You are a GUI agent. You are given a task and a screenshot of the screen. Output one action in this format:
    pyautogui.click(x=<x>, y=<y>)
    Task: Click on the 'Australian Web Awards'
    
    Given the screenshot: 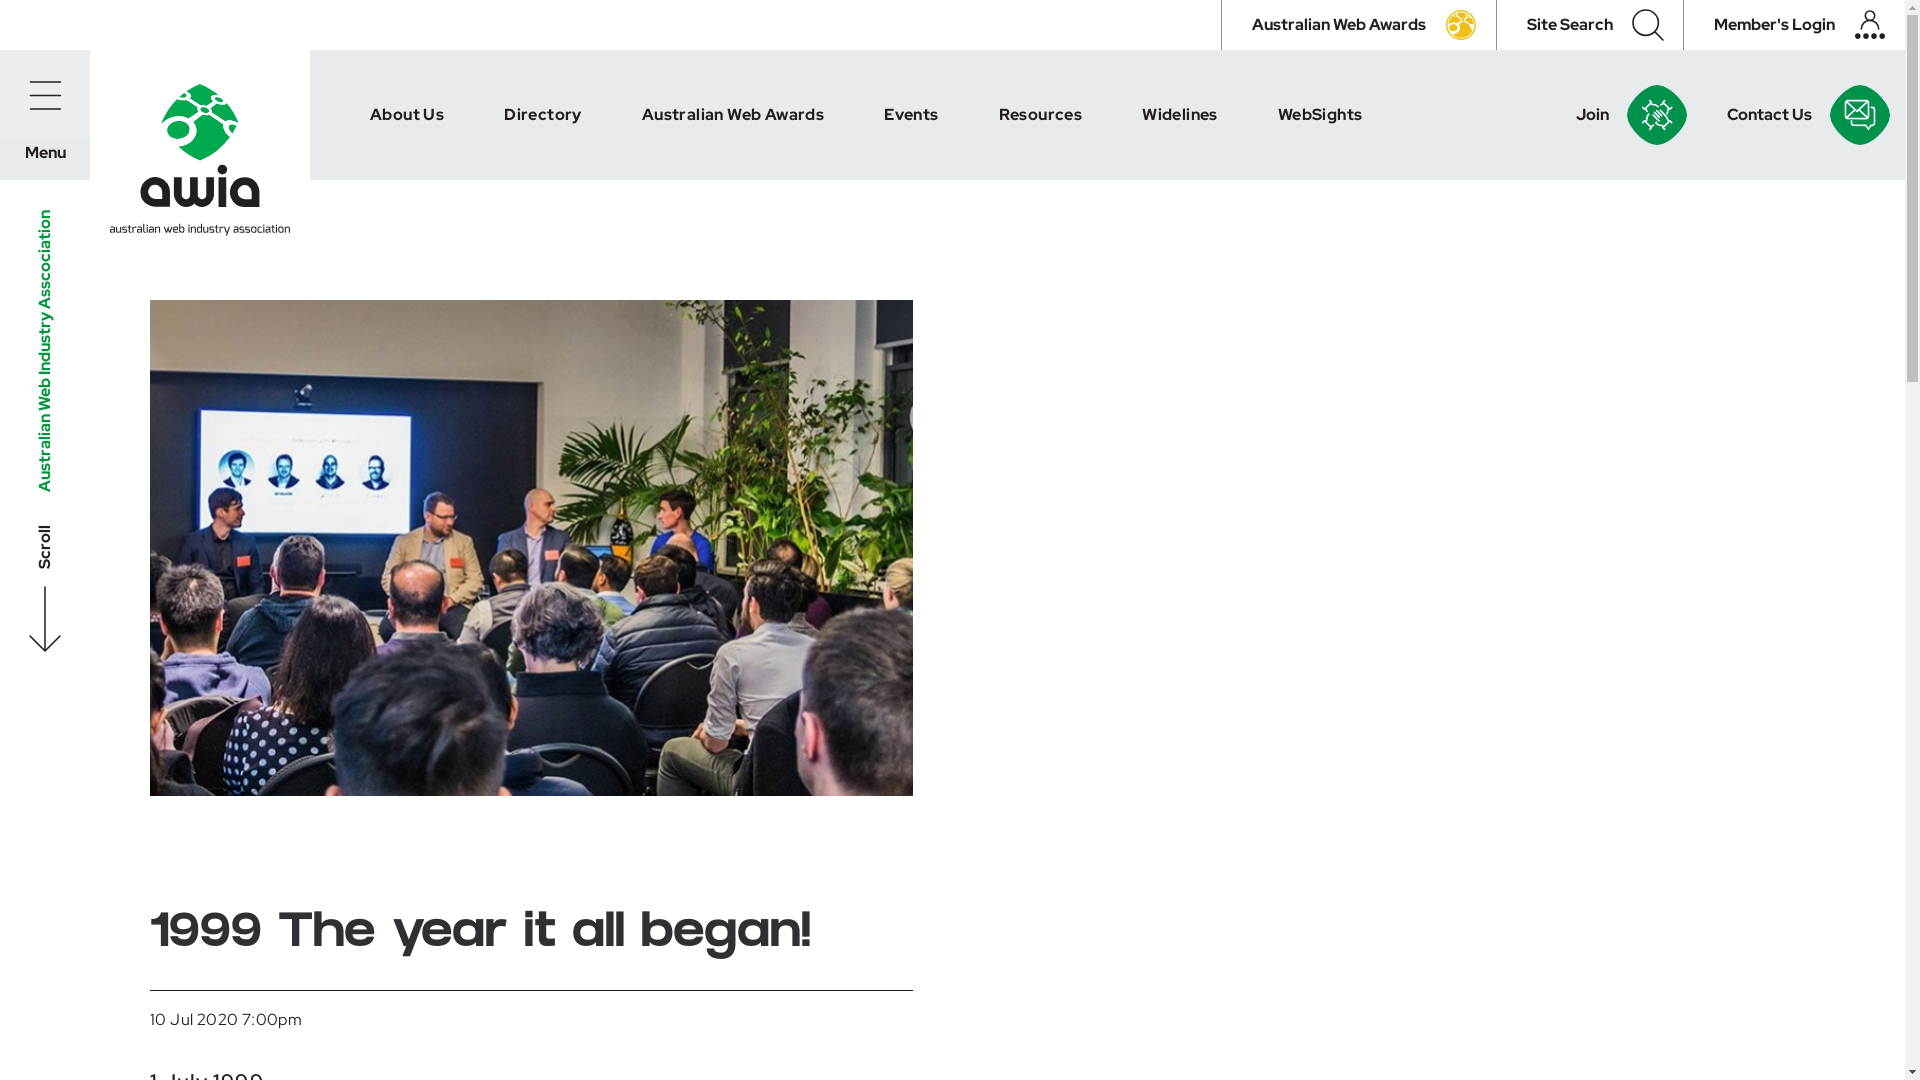 What is the action you would take?
    pyautogui.click(x=1358, y=24)
    